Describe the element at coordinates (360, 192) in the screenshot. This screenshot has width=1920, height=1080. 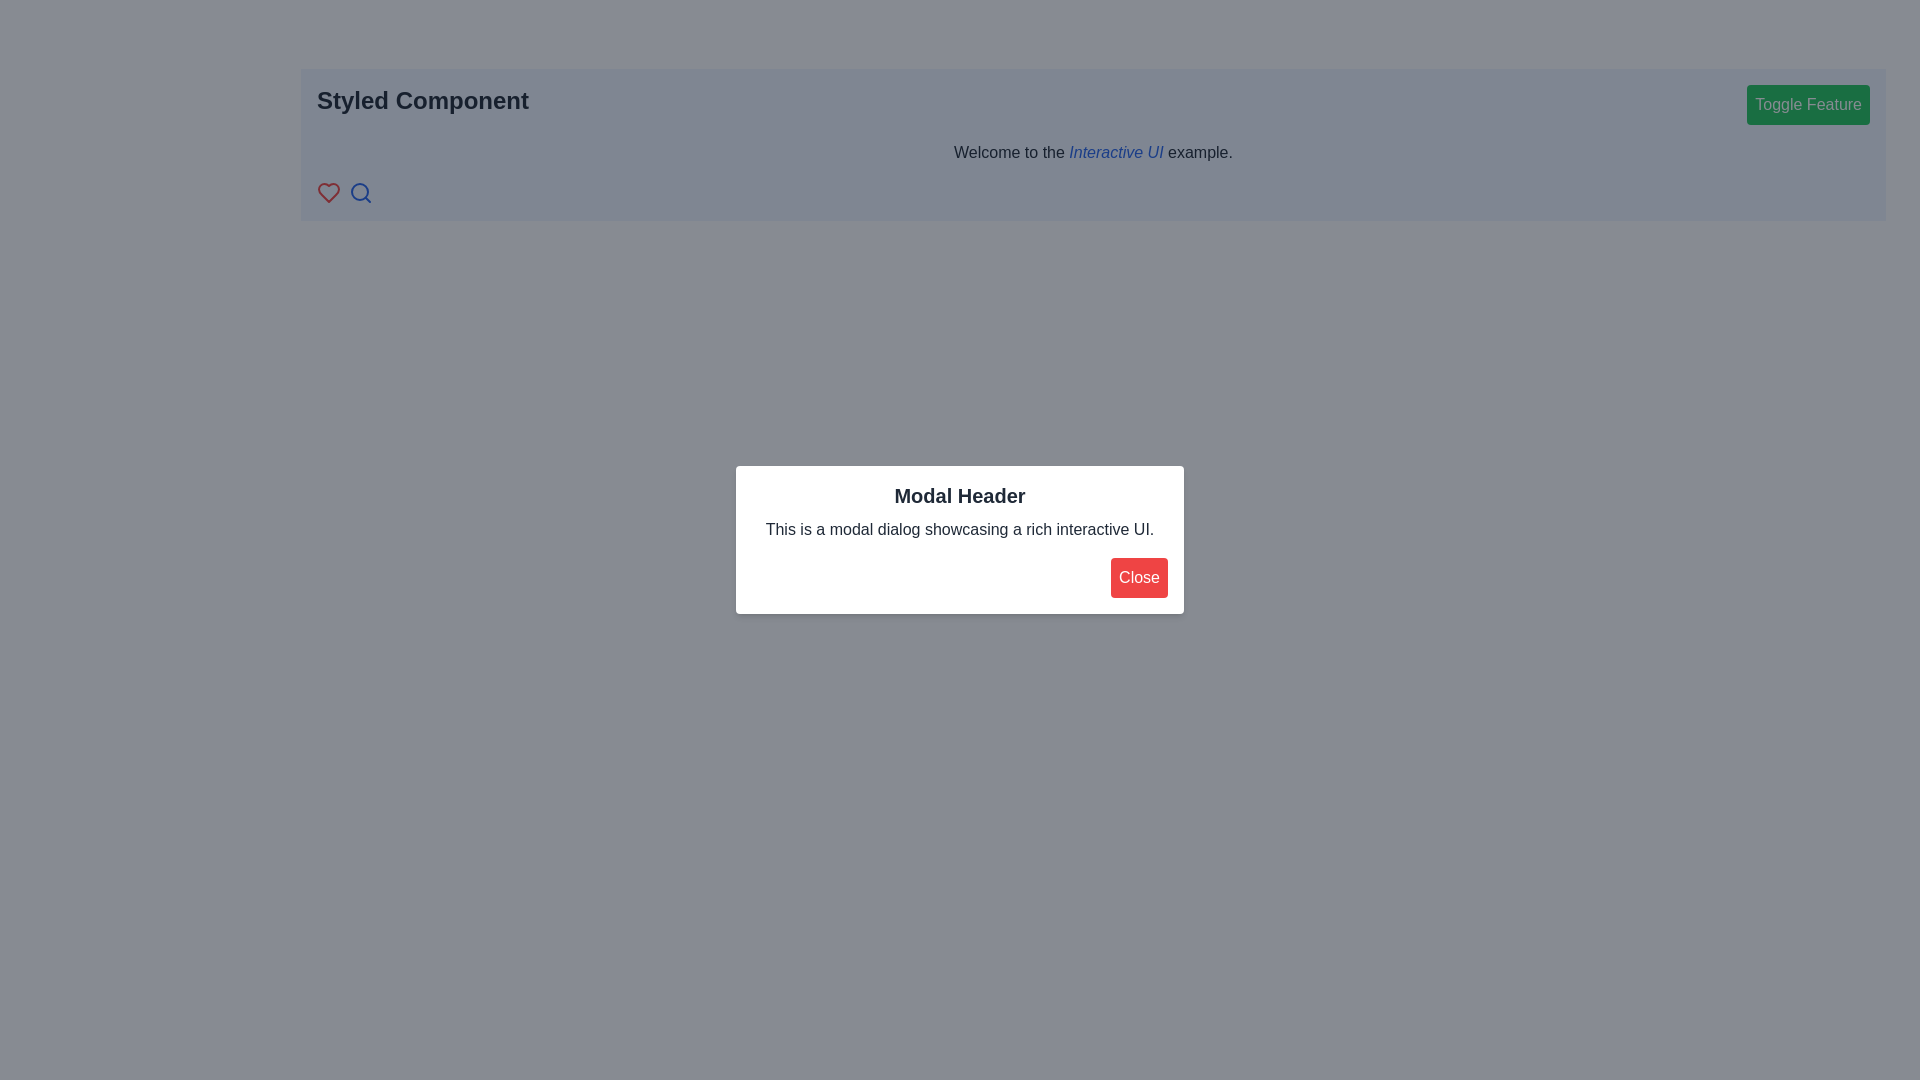
I see `the small circular outline within the magnifying glass icon indicating the search function, located under the 'Styled Component' header` at that location.